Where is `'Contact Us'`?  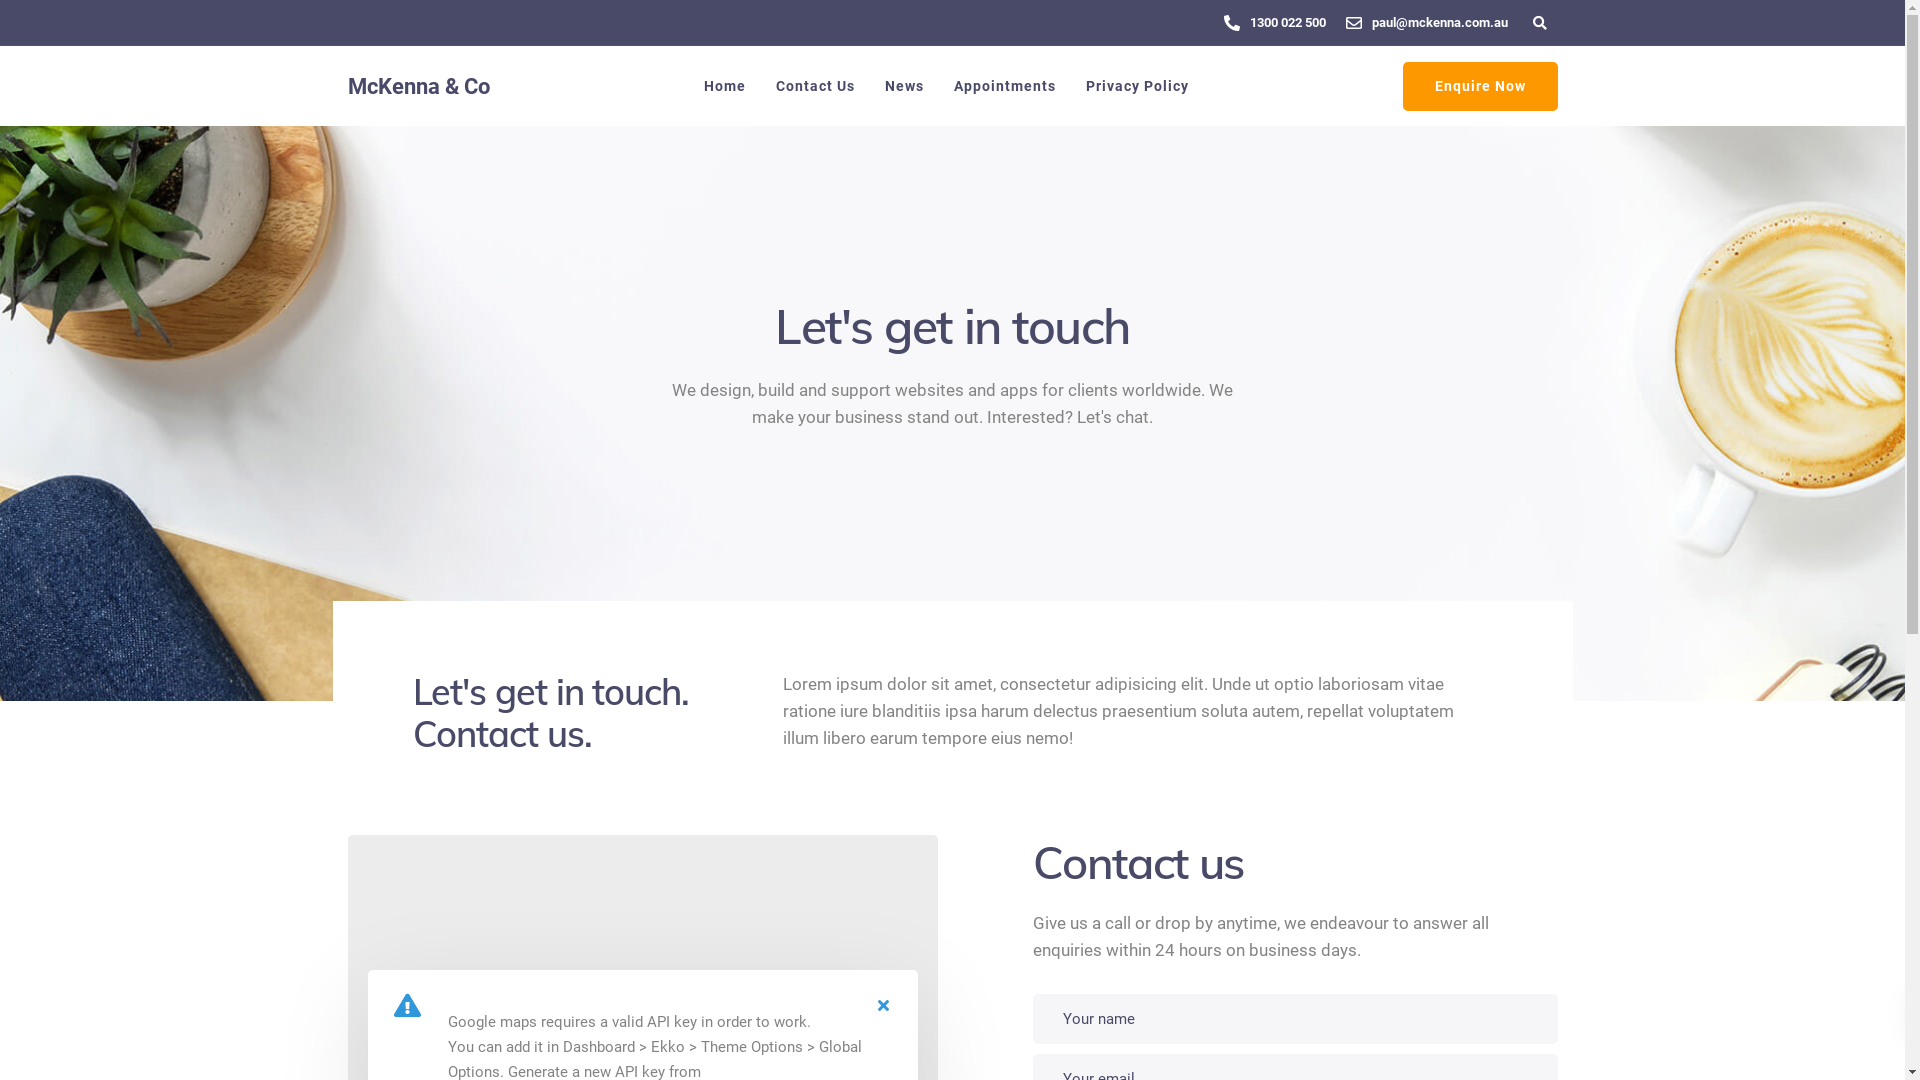
'Contact Us' is located at coordinates (814, 84).